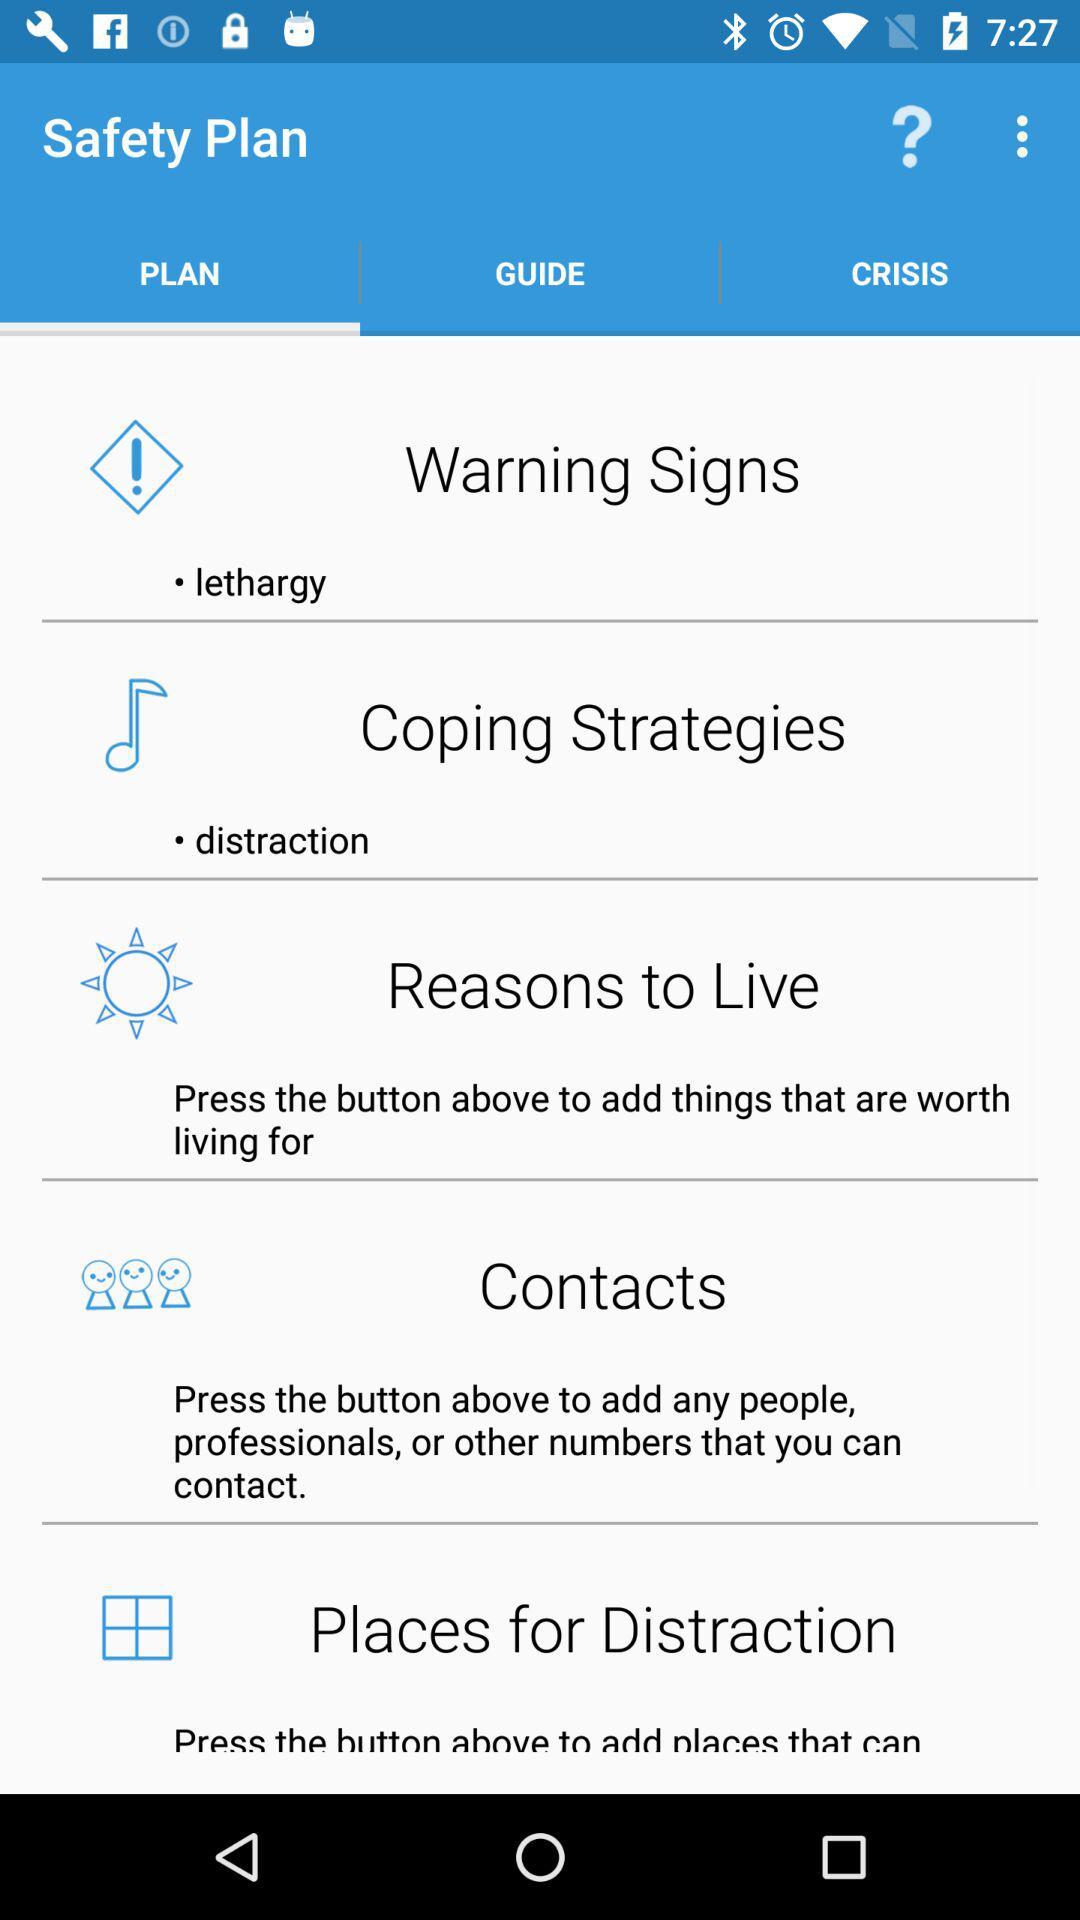 The image size is (1080, 1920). Describe the element at coordinates (911, 135) in the screenshot. I see `the icon to the right of guide app` at that location.